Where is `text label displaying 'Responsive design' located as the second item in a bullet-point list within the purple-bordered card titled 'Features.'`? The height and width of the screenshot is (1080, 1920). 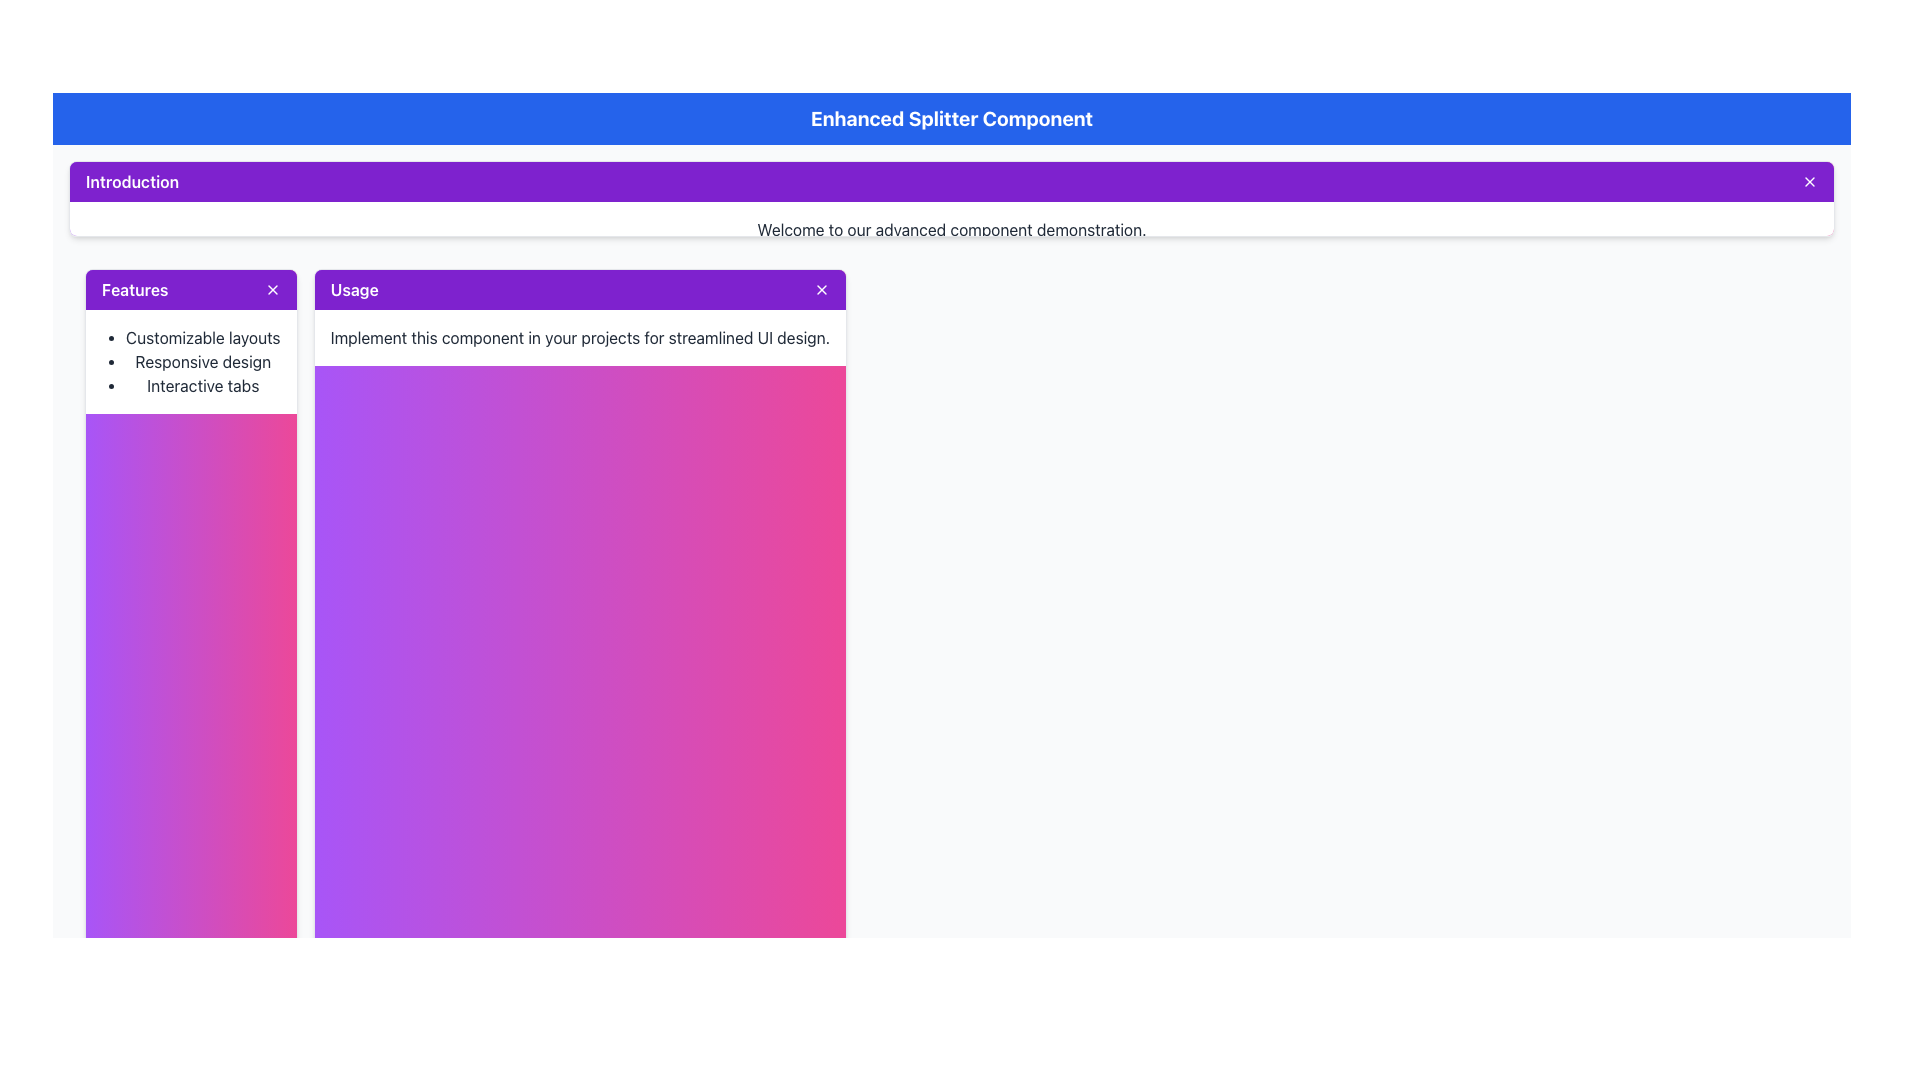 text label displaying 'Responsive design' located as the second item in a bullet-point list within the purple-bordered card titled 'Features.' is located at coordinates (203, 361).